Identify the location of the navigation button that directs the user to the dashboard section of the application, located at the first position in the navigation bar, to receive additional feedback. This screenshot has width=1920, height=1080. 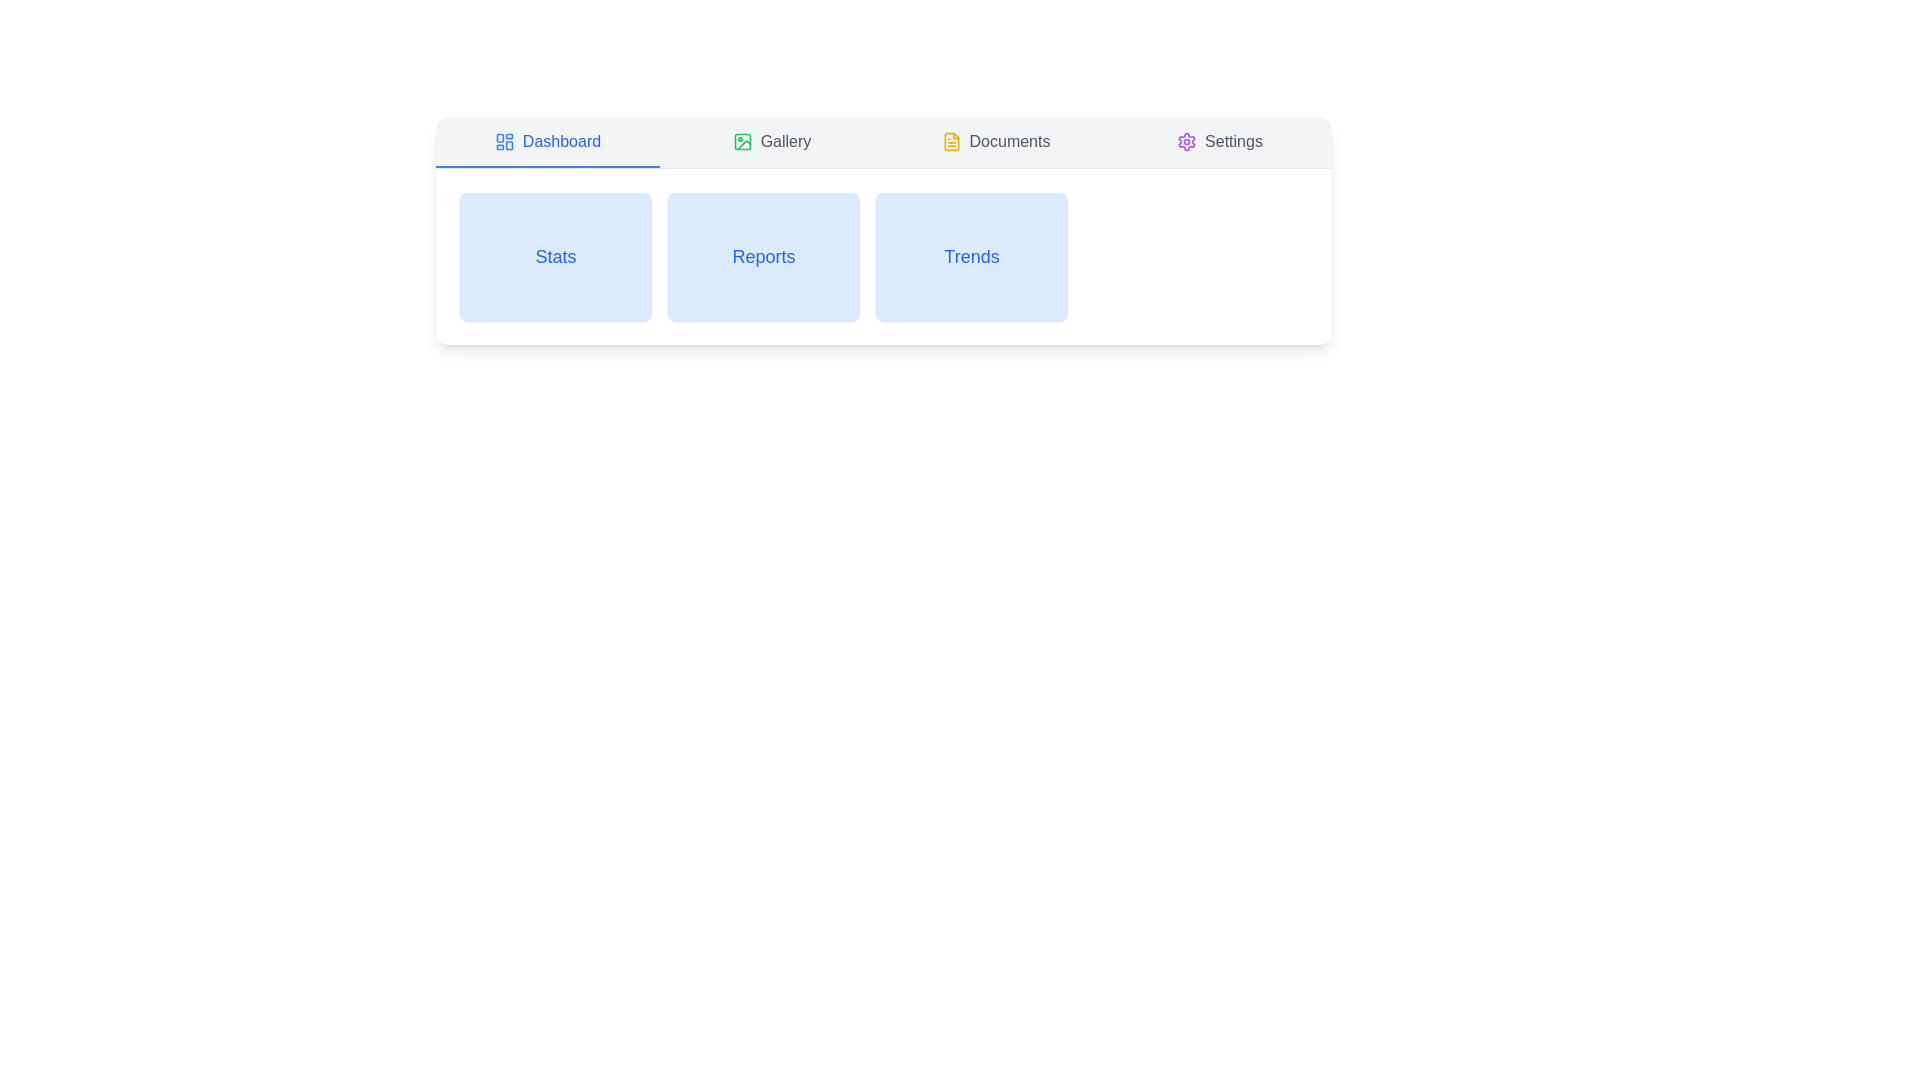
(547, 141).